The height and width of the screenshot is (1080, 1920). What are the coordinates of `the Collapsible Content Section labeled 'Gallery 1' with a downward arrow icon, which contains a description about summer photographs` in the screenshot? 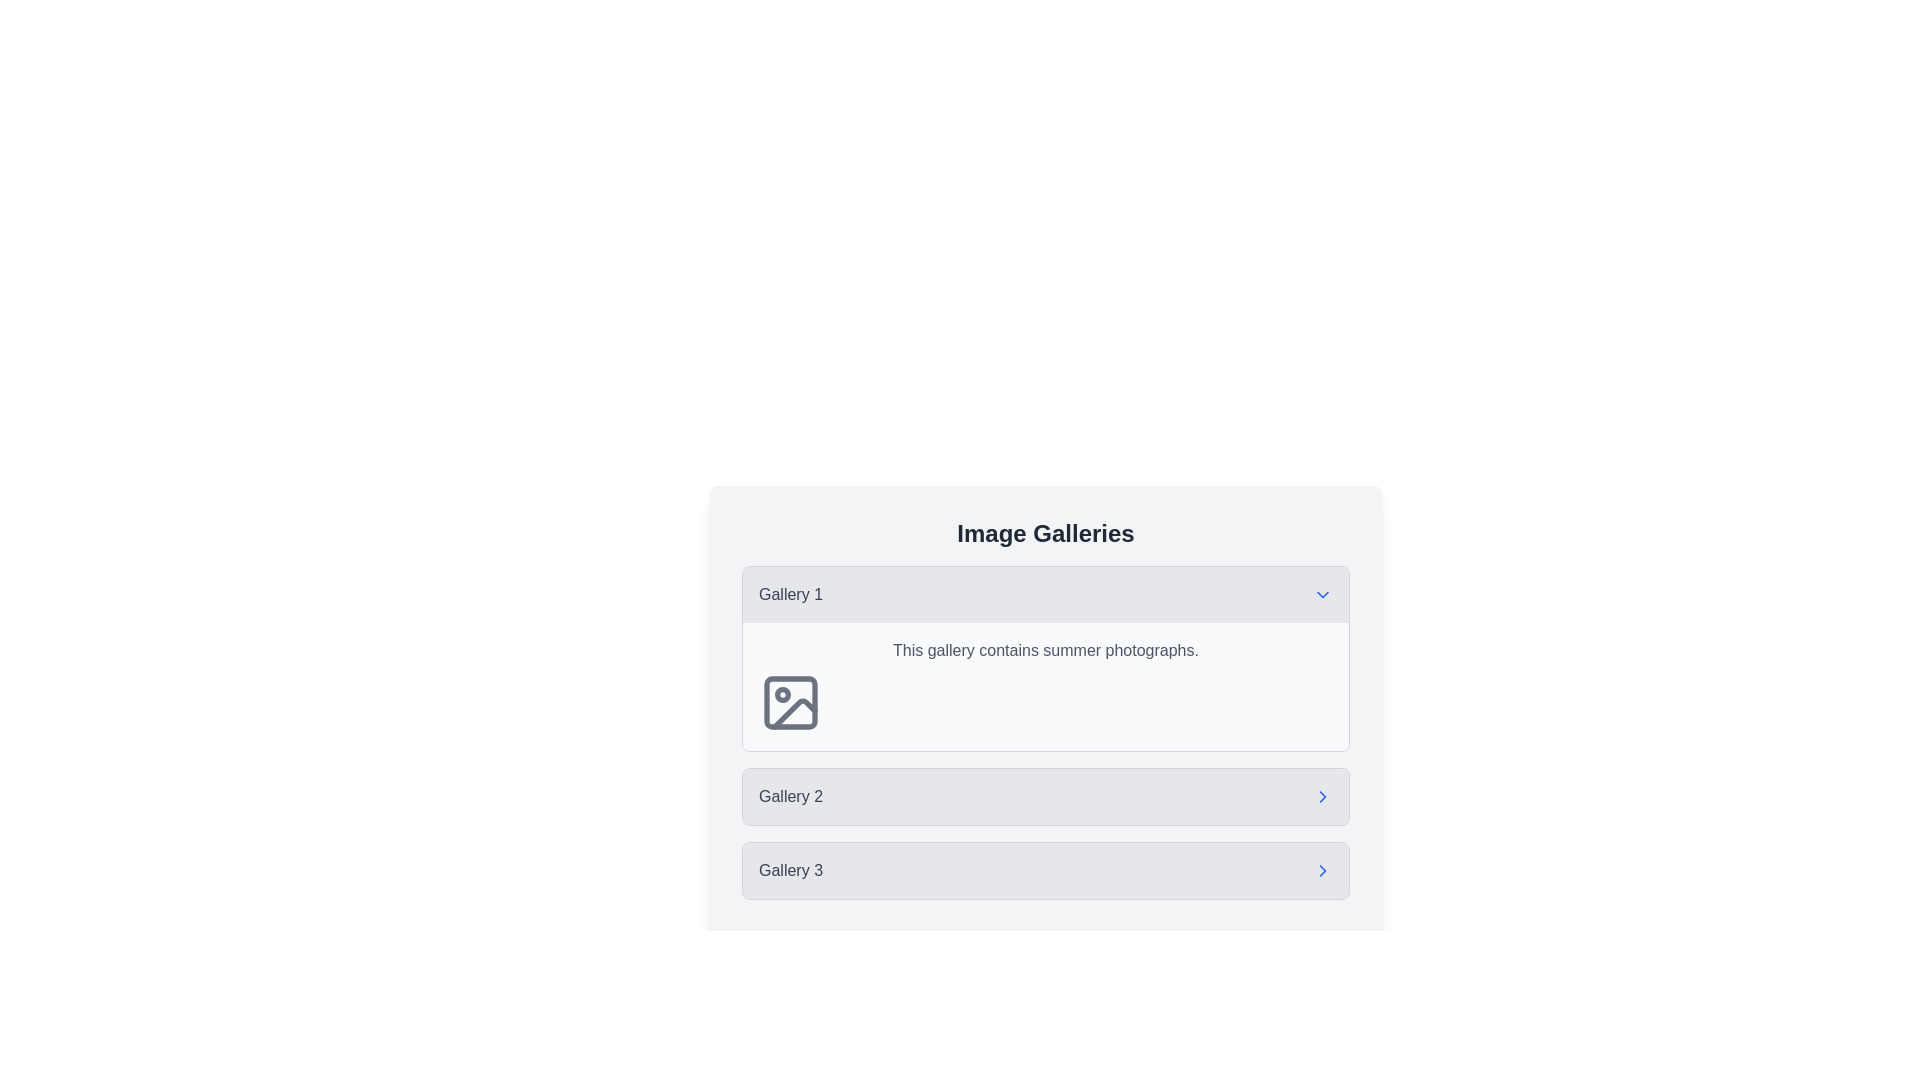 It's located at (1045, 659).